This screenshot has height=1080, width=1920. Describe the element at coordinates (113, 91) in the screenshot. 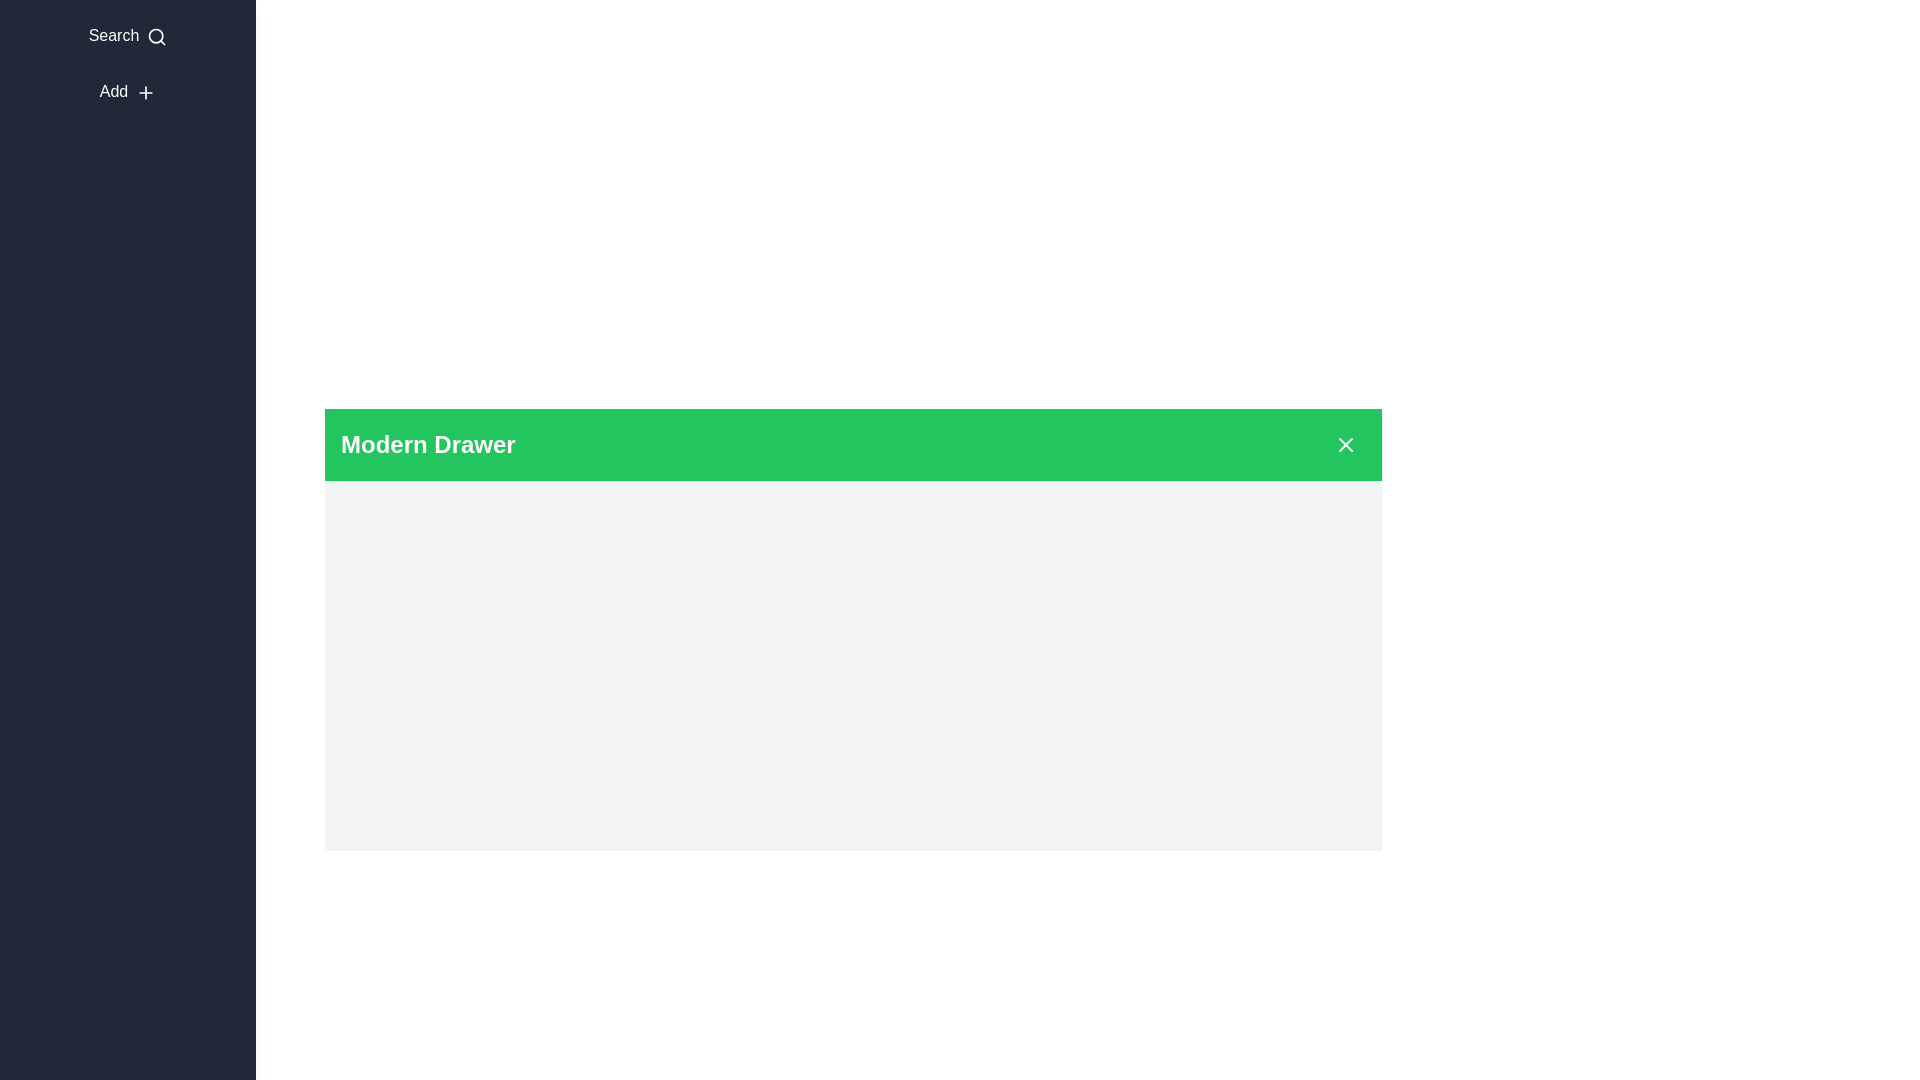

I see `the text label that serves as a menu item for adding new items, located in the left sidebar under the search field` at that location.